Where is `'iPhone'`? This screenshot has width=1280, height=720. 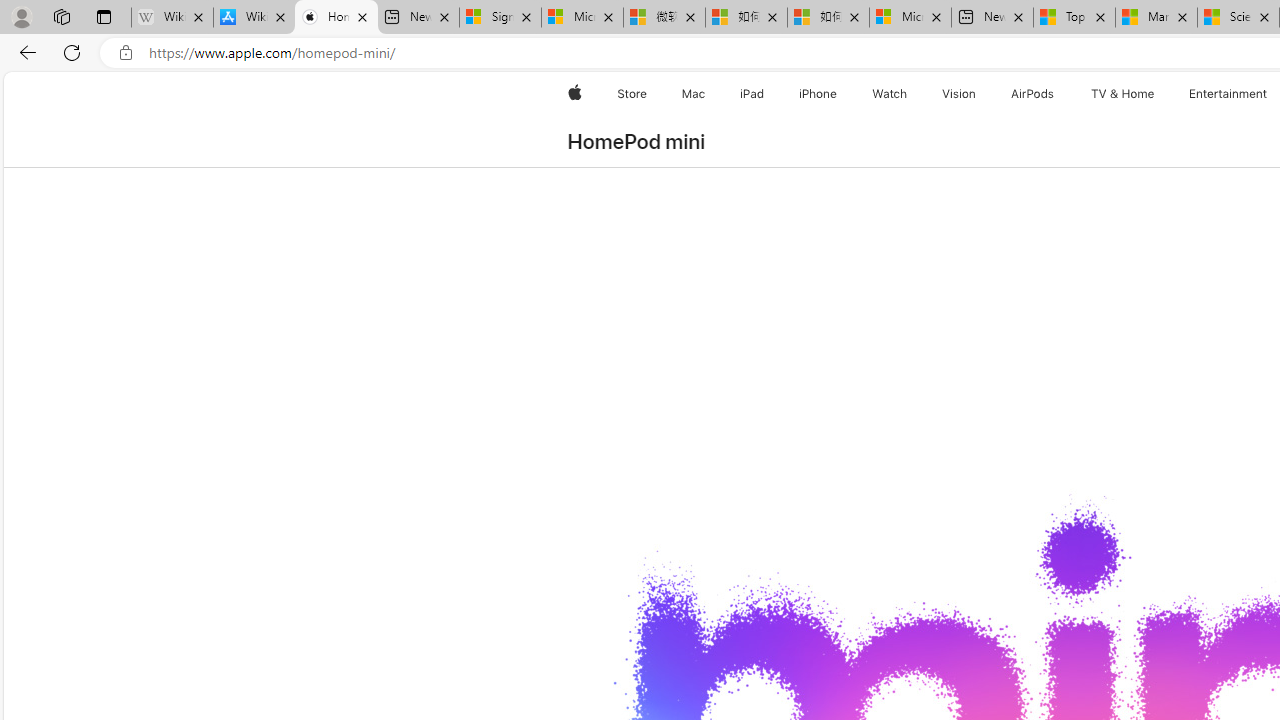
'iPhone' is located at coordinates (818, 93).